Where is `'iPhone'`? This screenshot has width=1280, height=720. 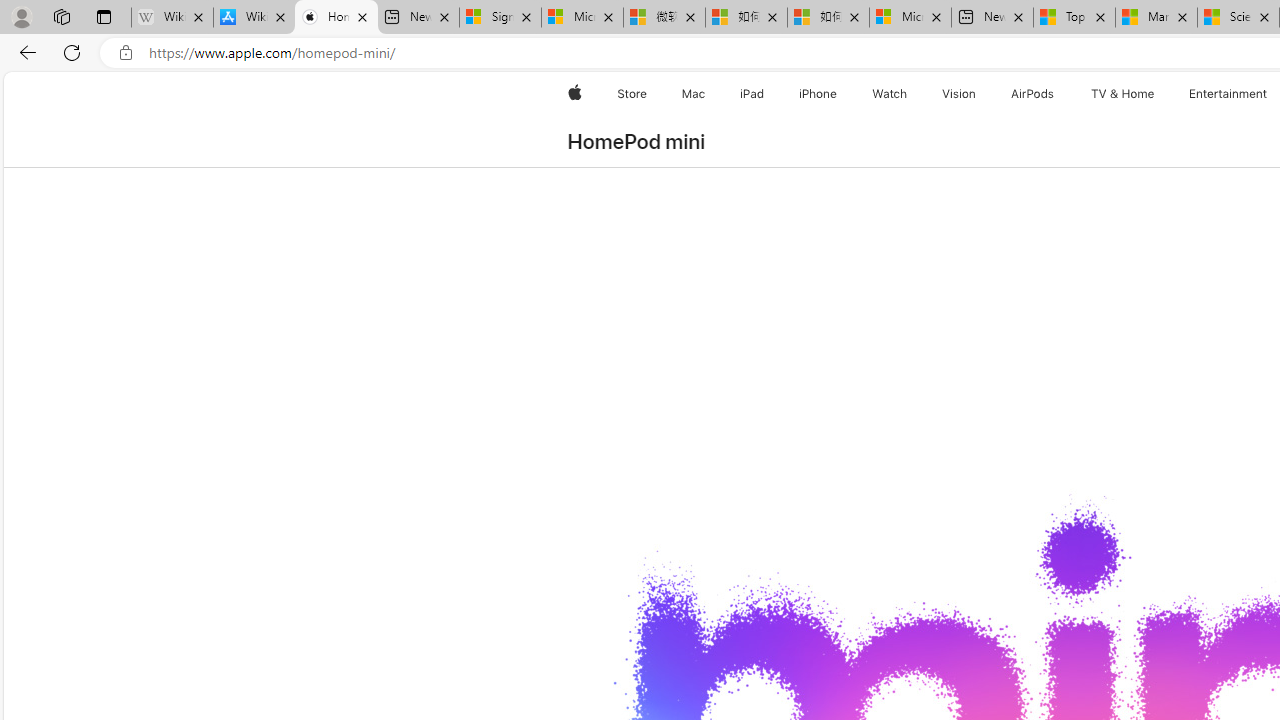
'iPhone' is located at coordinates (818, 93).